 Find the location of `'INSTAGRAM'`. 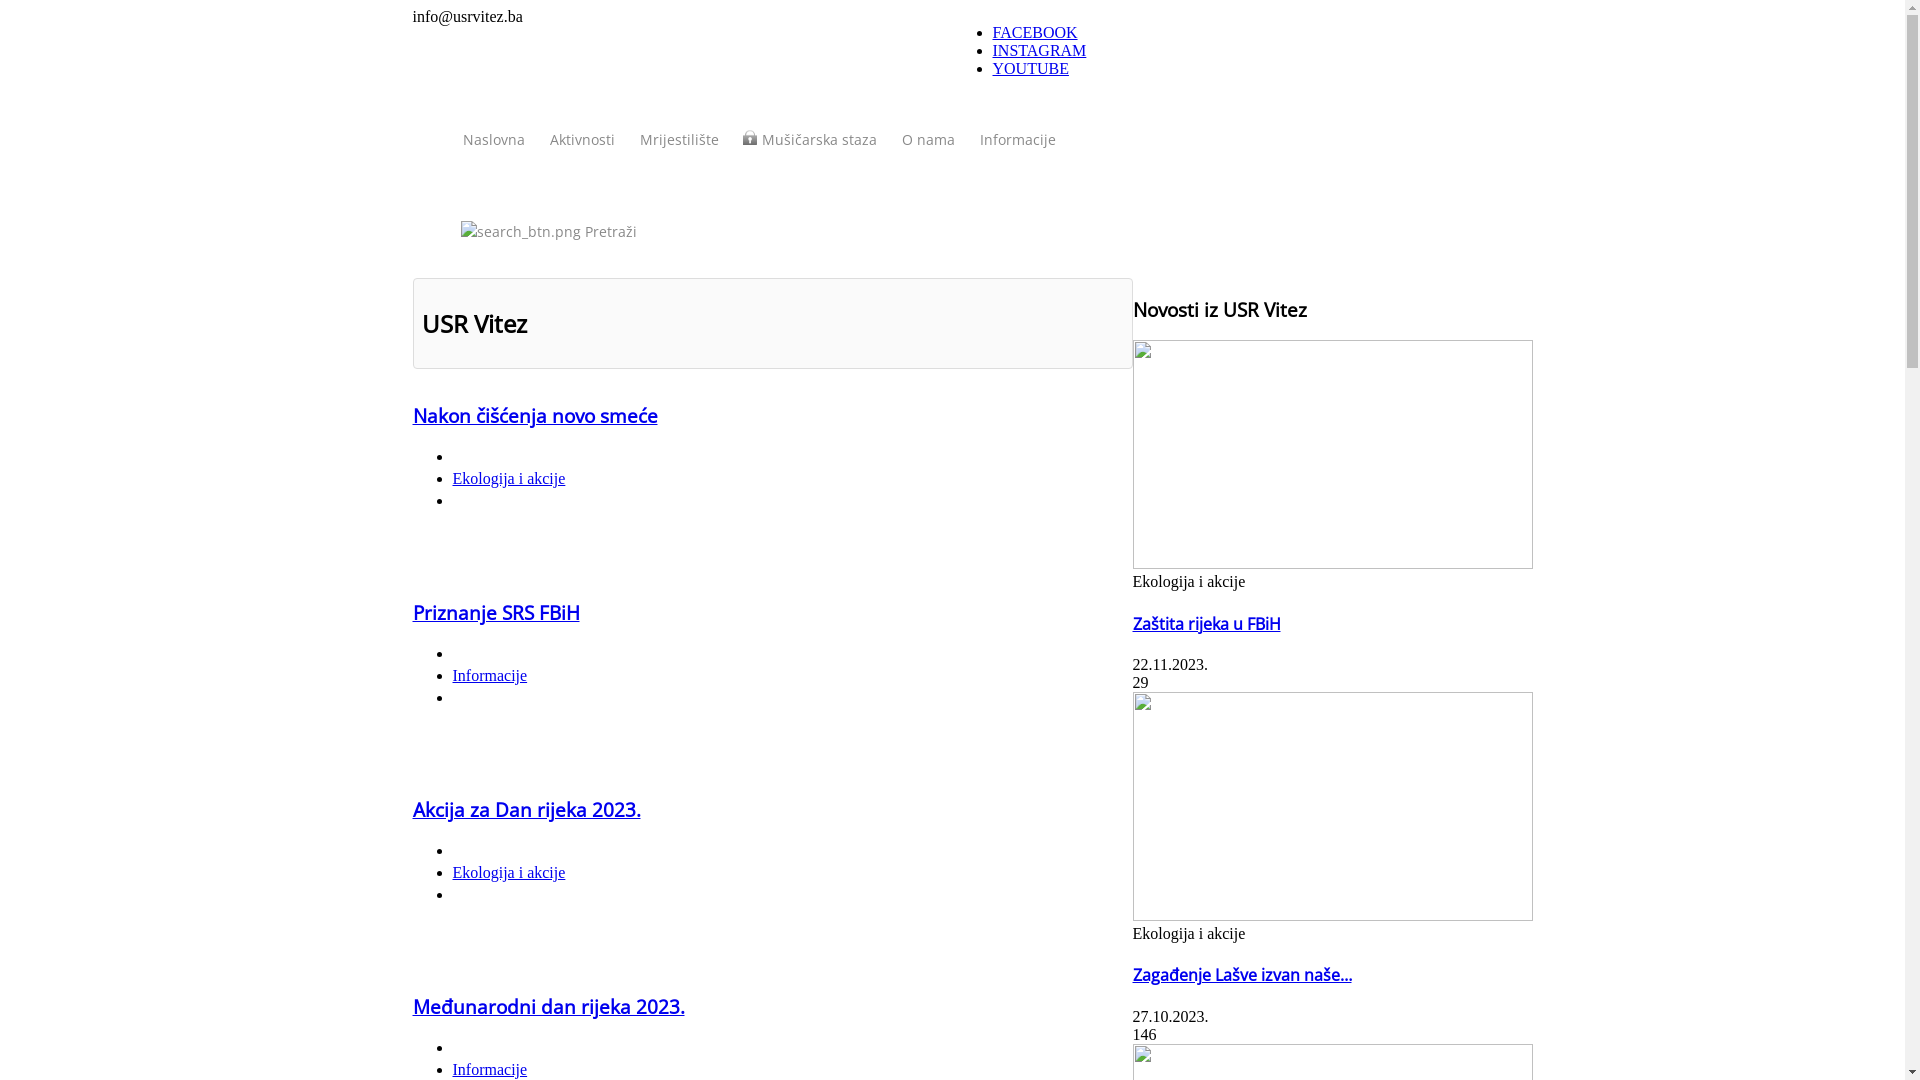

'INSTAGRAM' is located at coordinates (1038, 49).